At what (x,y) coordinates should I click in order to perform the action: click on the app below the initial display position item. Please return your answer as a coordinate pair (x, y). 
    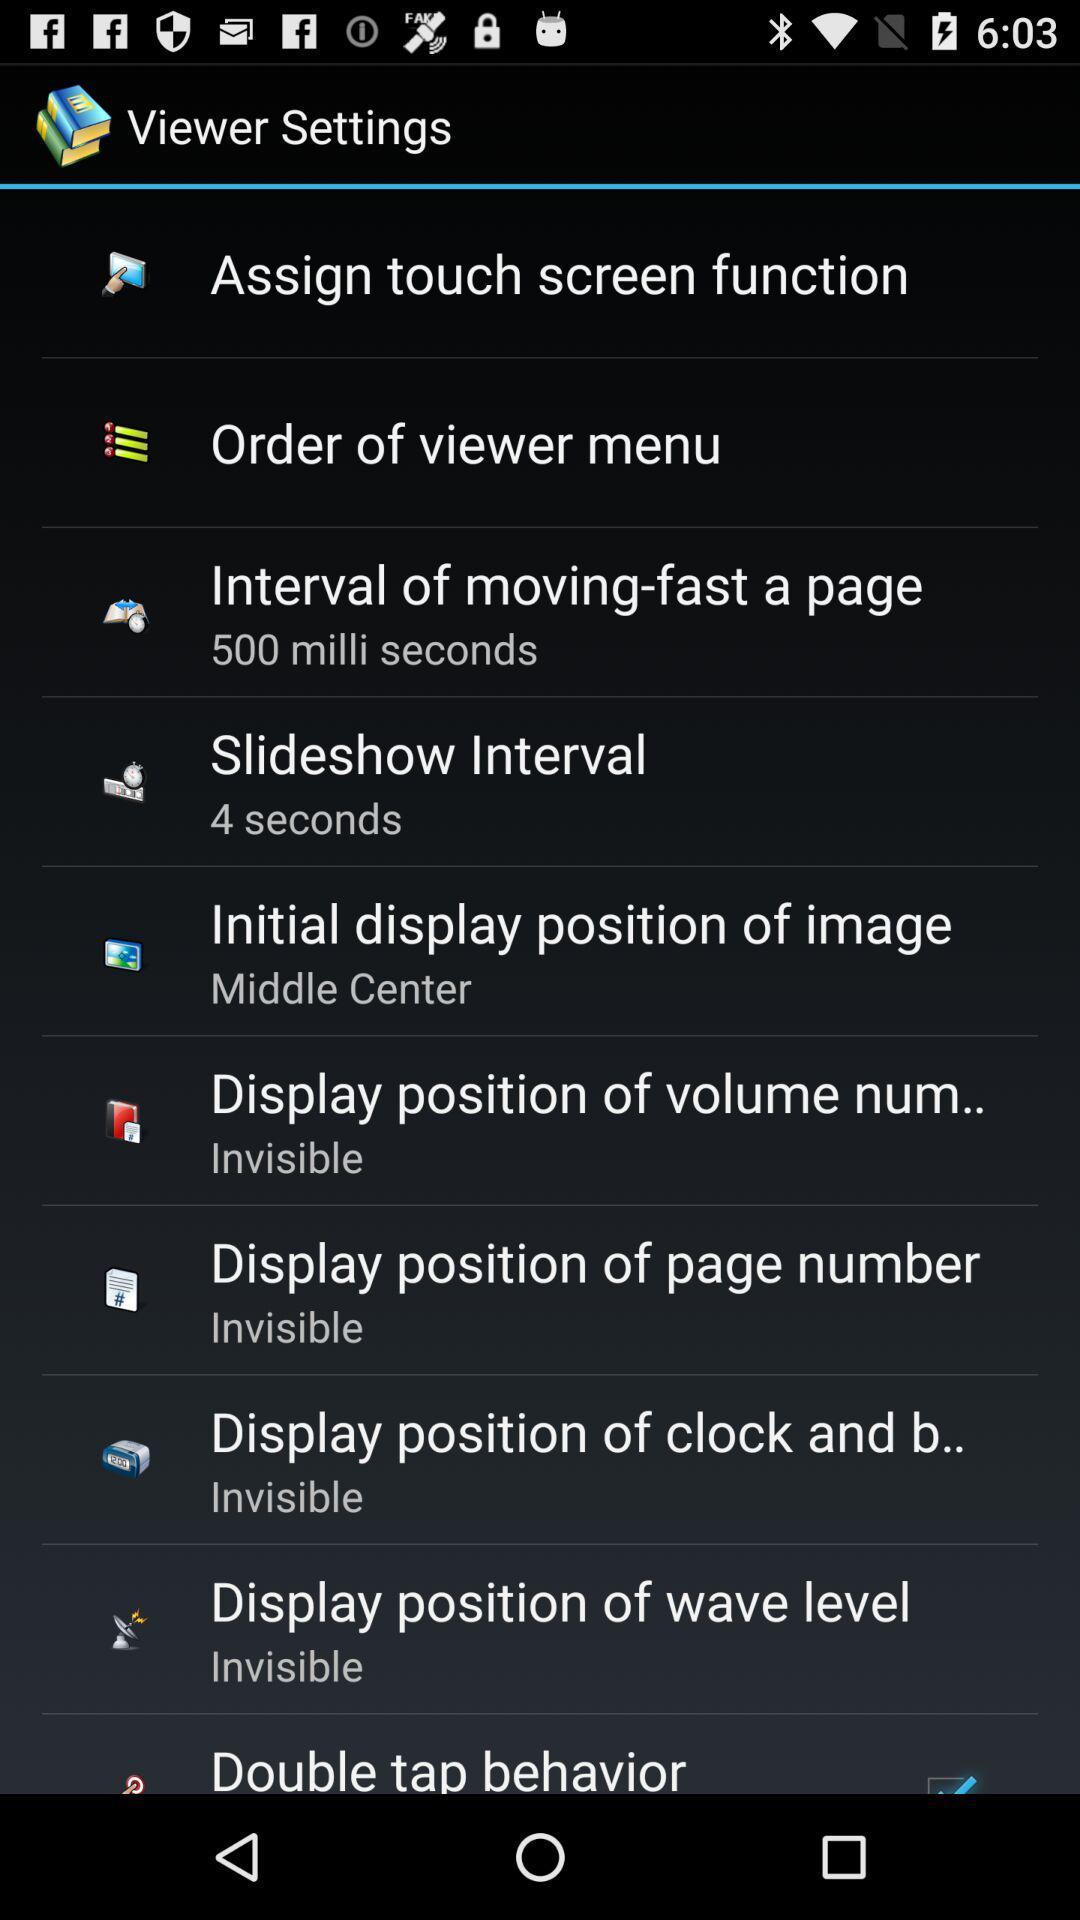
    Looking at the image, I should click on (339, 987).